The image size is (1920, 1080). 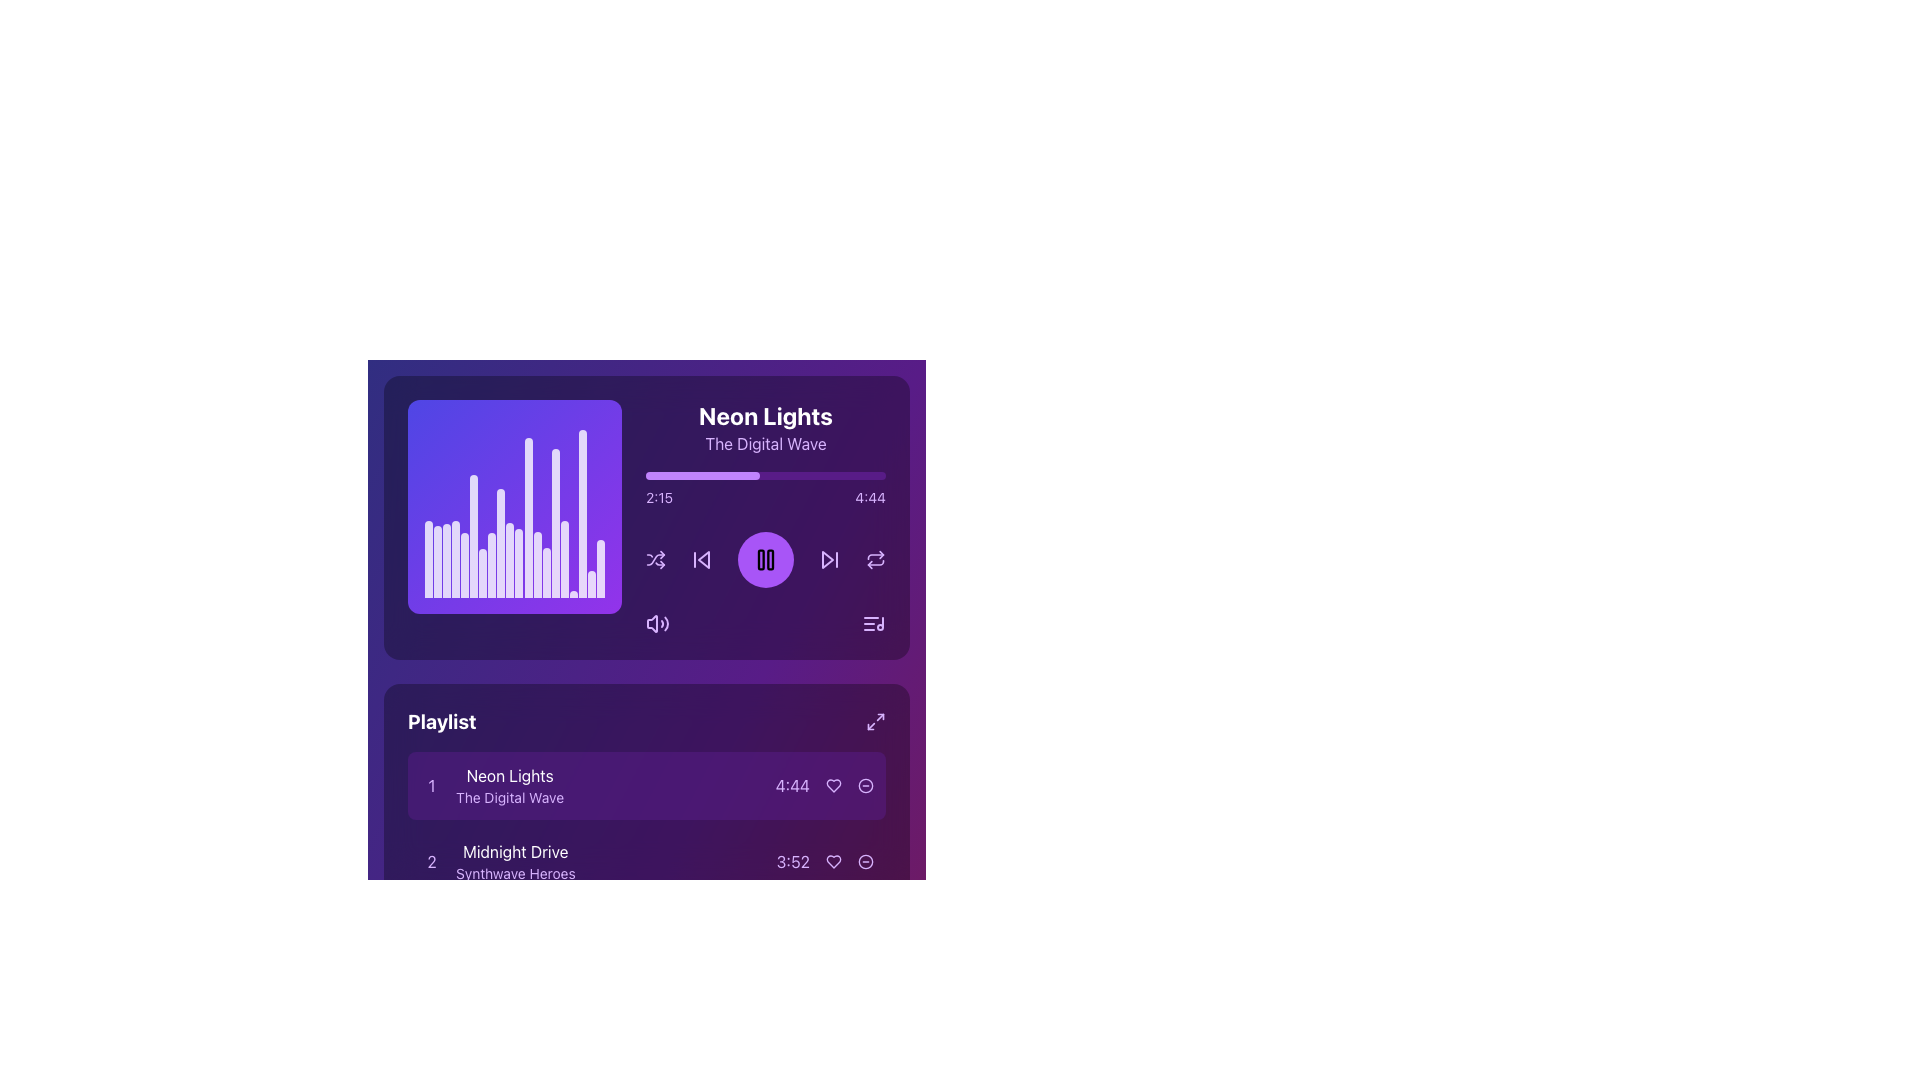 What do you see at coordinates (875, 559) in the screenshot?
I see `the purple circular icon with rotating arrows, which is the fourth button in the row of control buttons in the music player interface` at bounding box center [875, 559].